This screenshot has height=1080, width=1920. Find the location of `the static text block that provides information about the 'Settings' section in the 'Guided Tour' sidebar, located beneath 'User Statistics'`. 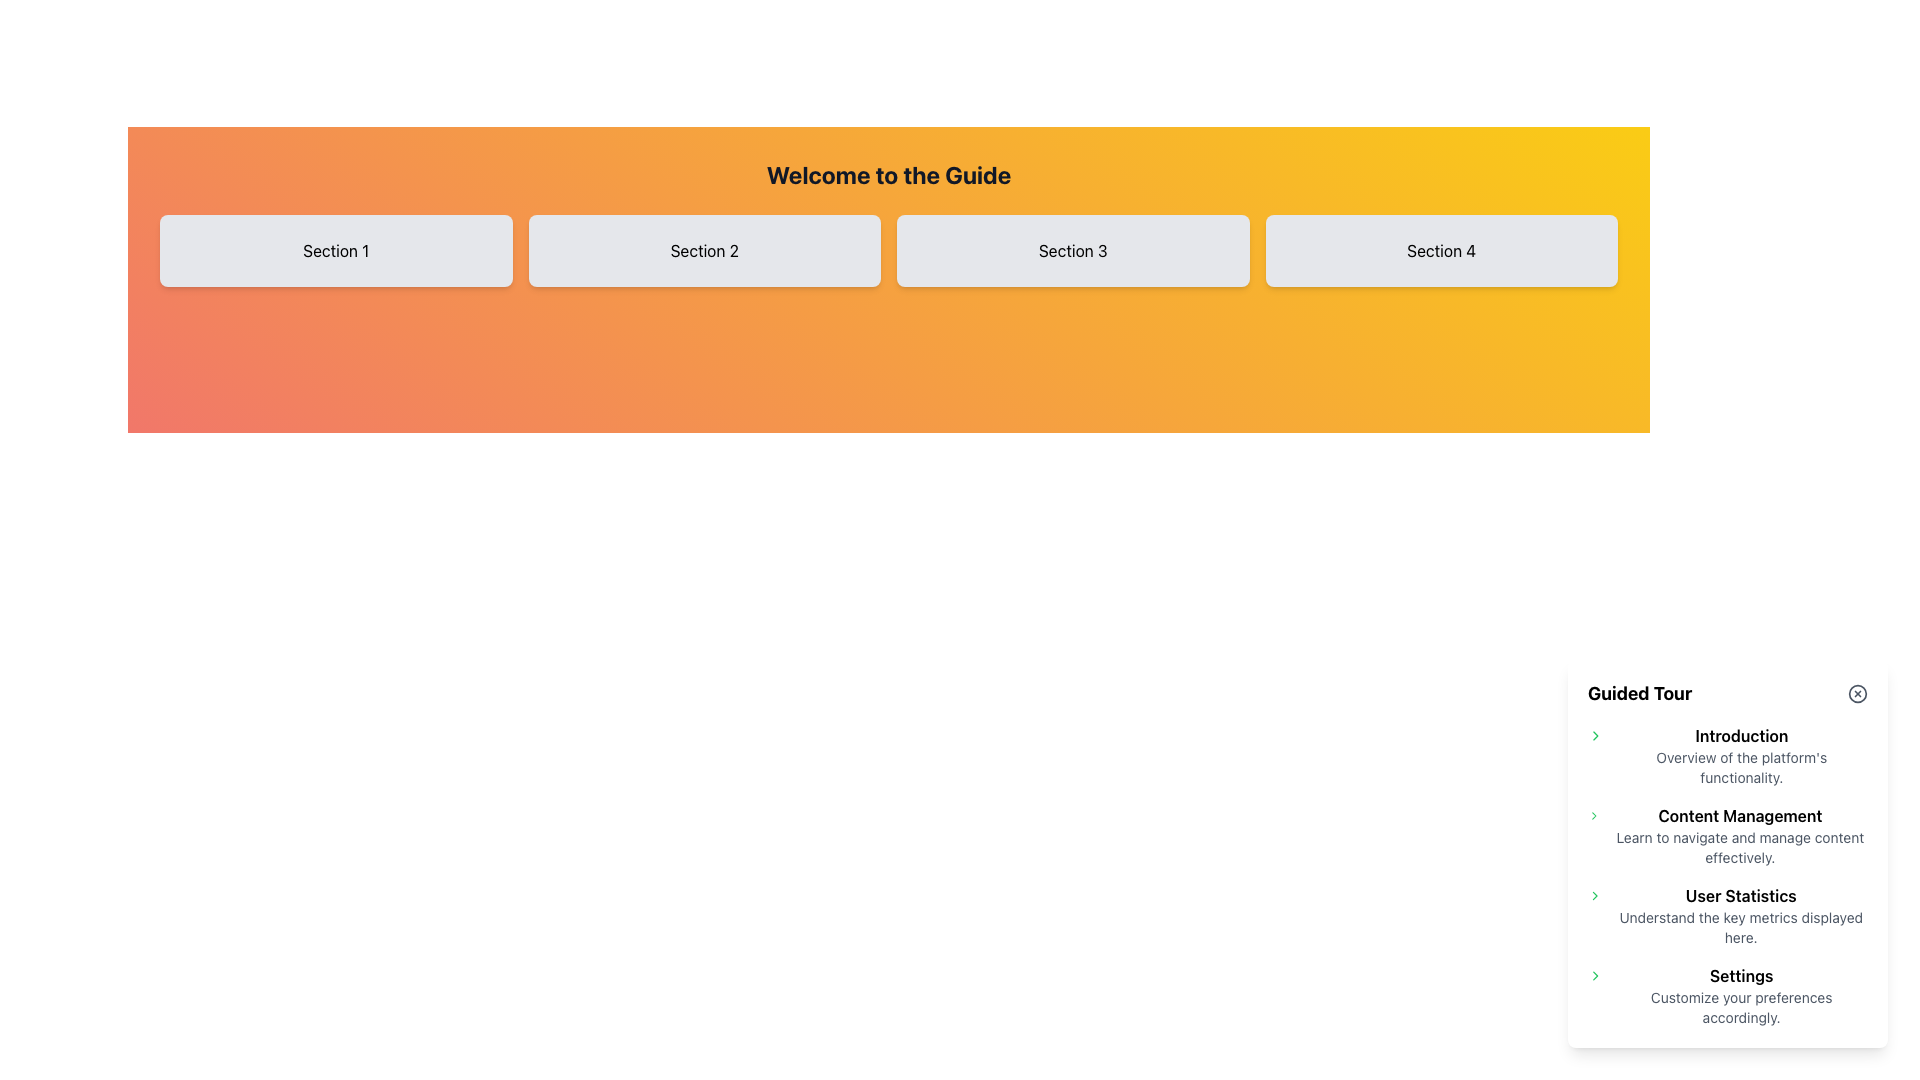

the static text block that provides information about the 'Settings' section in the 'Guided Tour' sidebar, located beneath 'User Statistics' is located at coordinates (1740, 995).